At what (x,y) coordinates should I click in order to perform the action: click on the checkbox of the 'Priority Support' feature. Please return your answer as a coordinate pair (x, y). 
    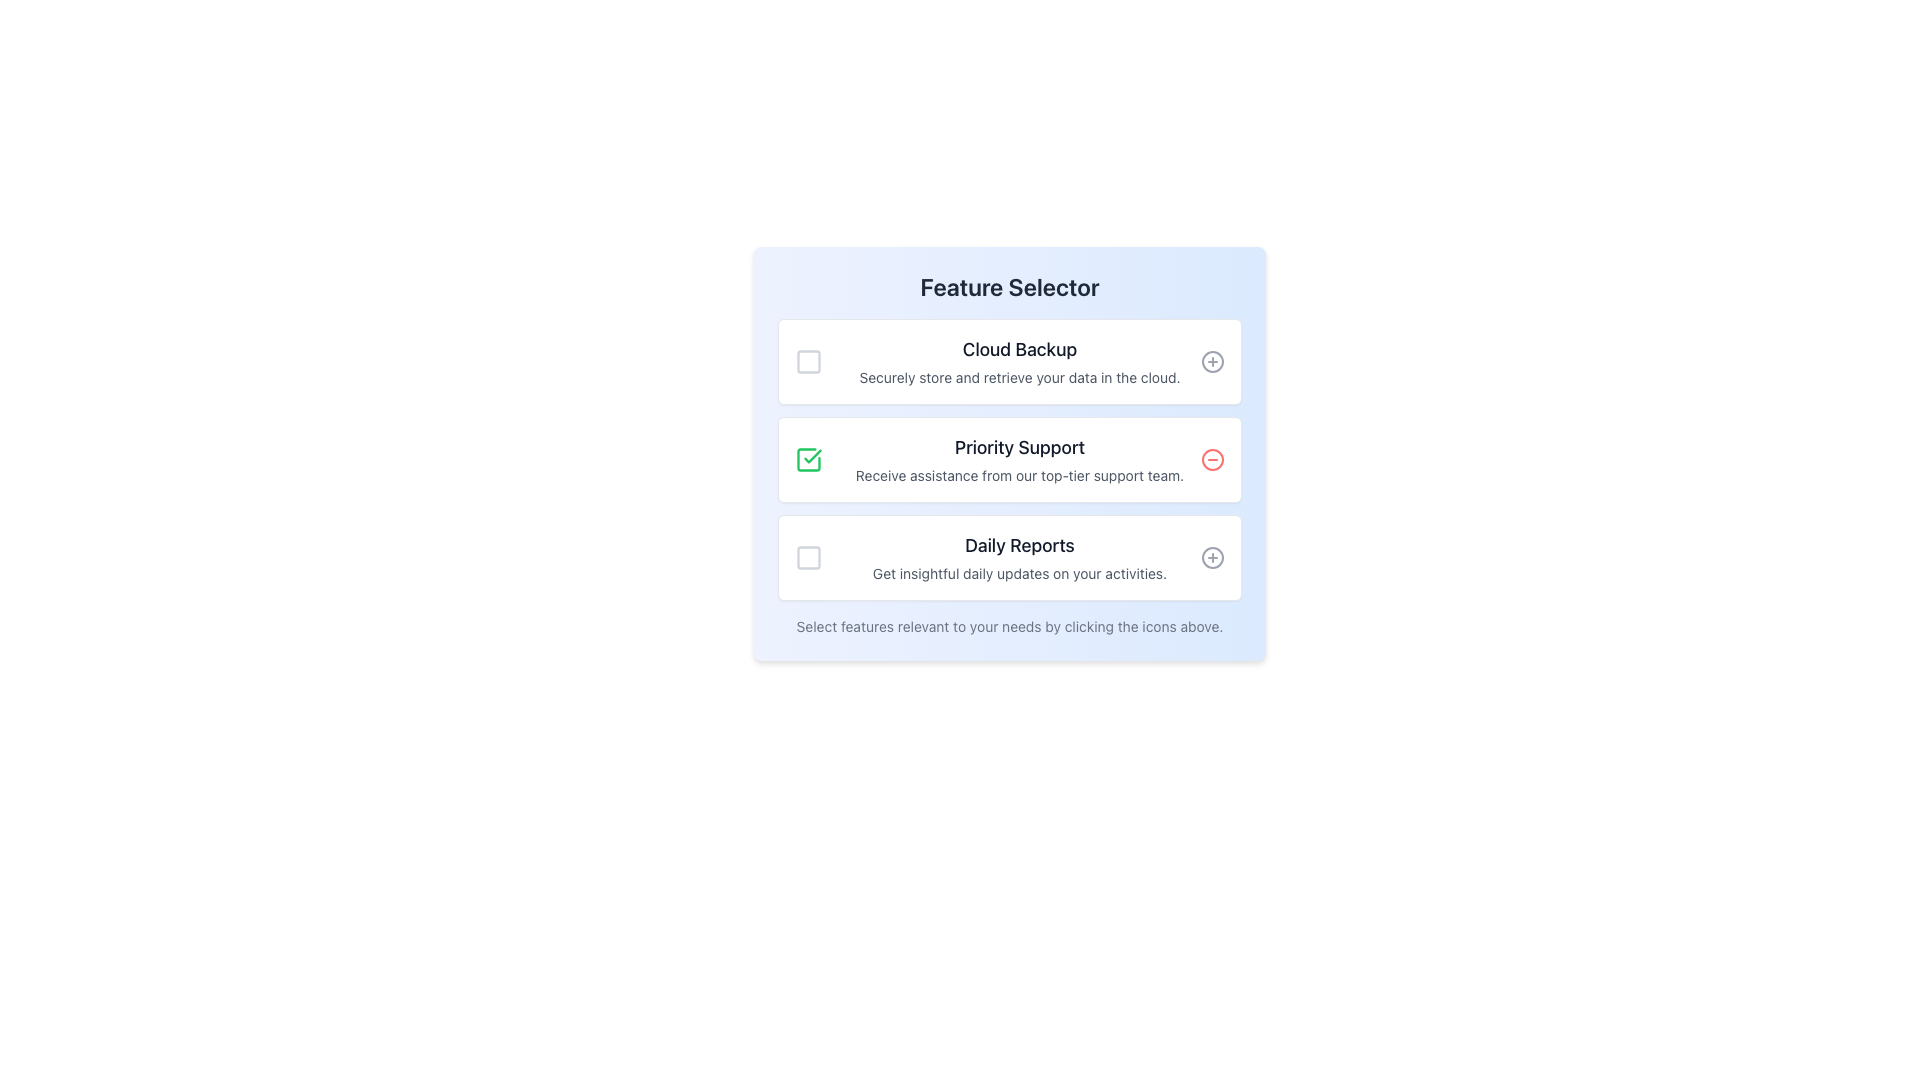
    Looking at the image, I should click on (1009, 459).